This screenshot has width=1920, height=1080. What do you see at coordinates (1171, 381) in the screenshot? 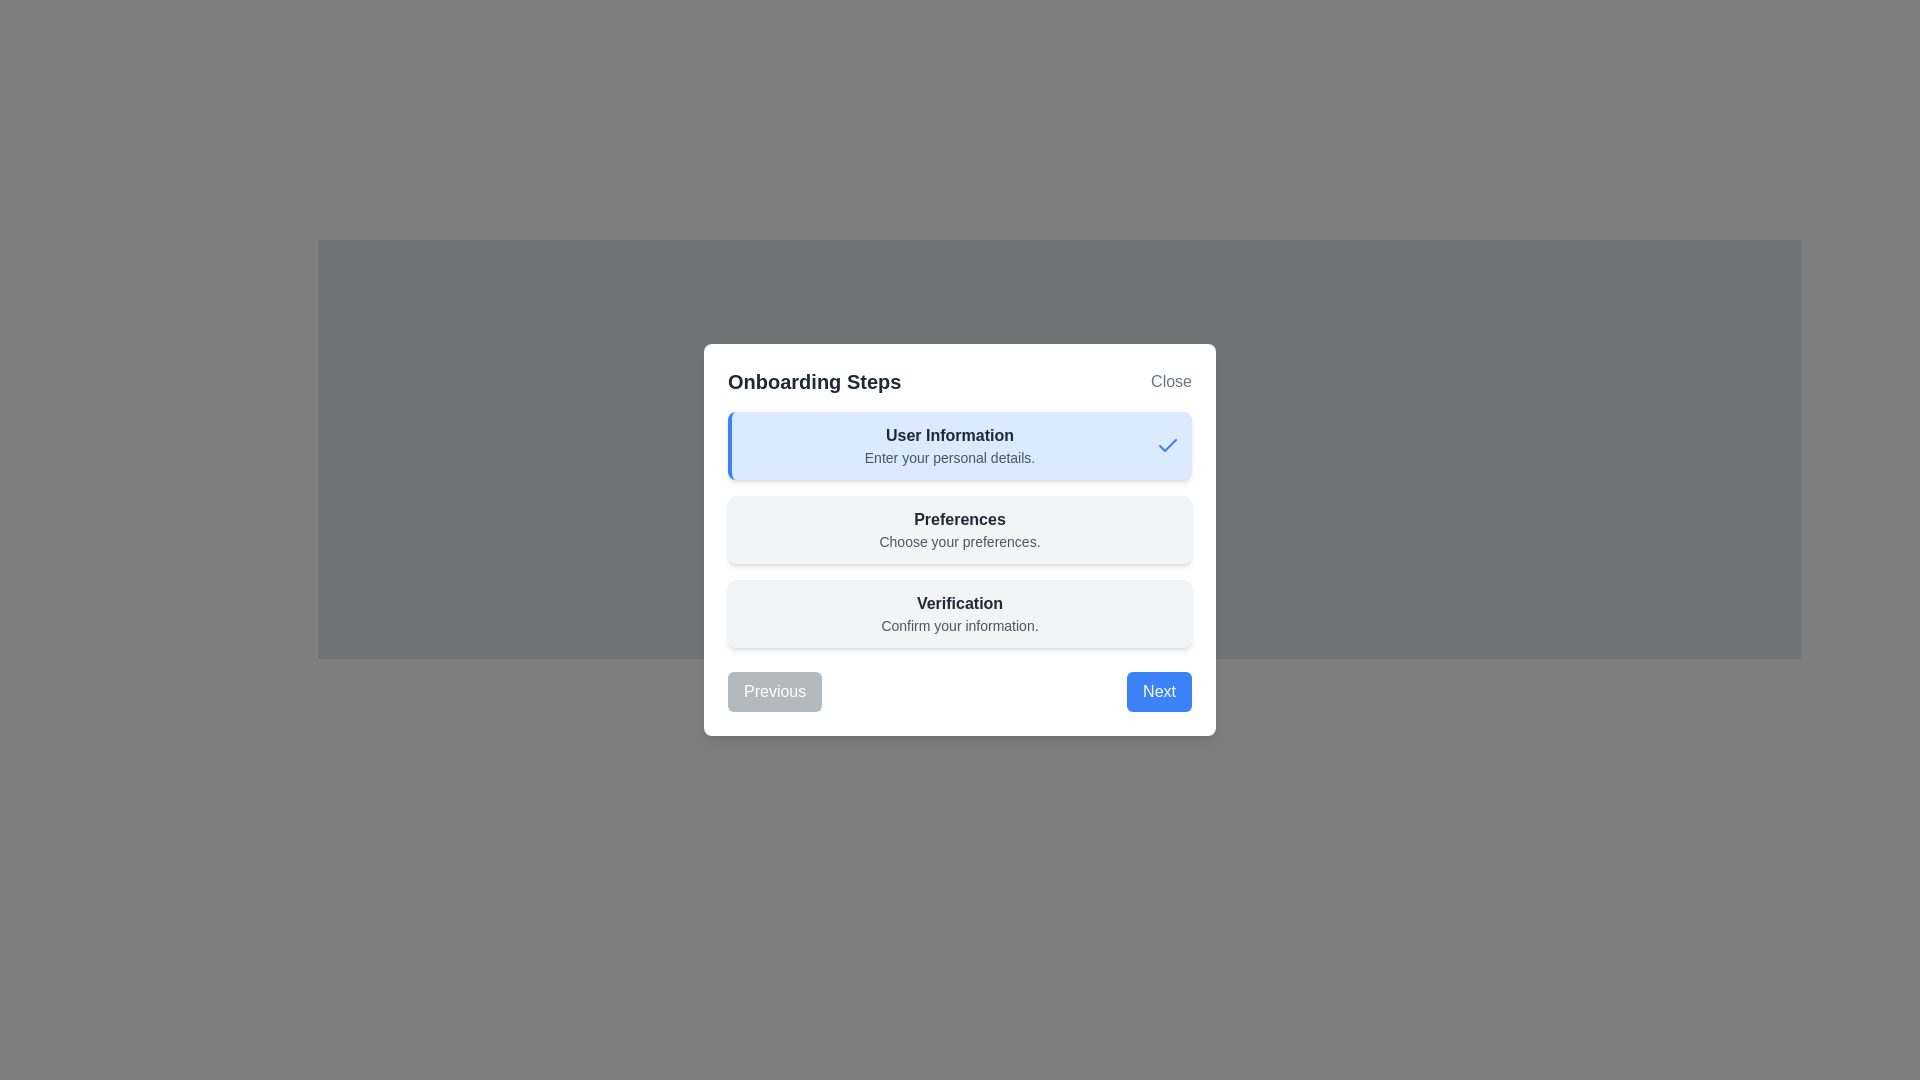
I see `the 'Close' button in the top-right corner of the 'Onboarding Steps' modal dialog` at bounding box center [1171, 381].